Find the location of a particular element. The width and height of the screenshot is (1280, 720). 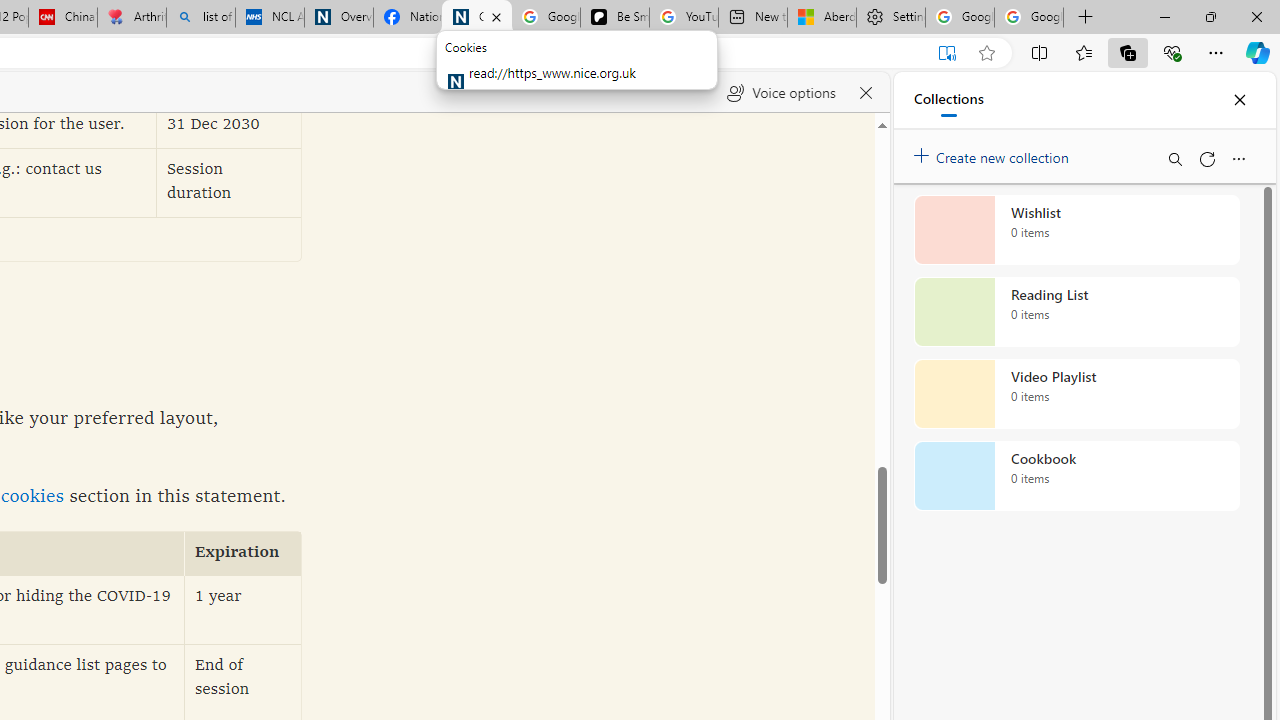

'Be Smart | creating Science videos | Patreon' is located at coordinates (614, 17).